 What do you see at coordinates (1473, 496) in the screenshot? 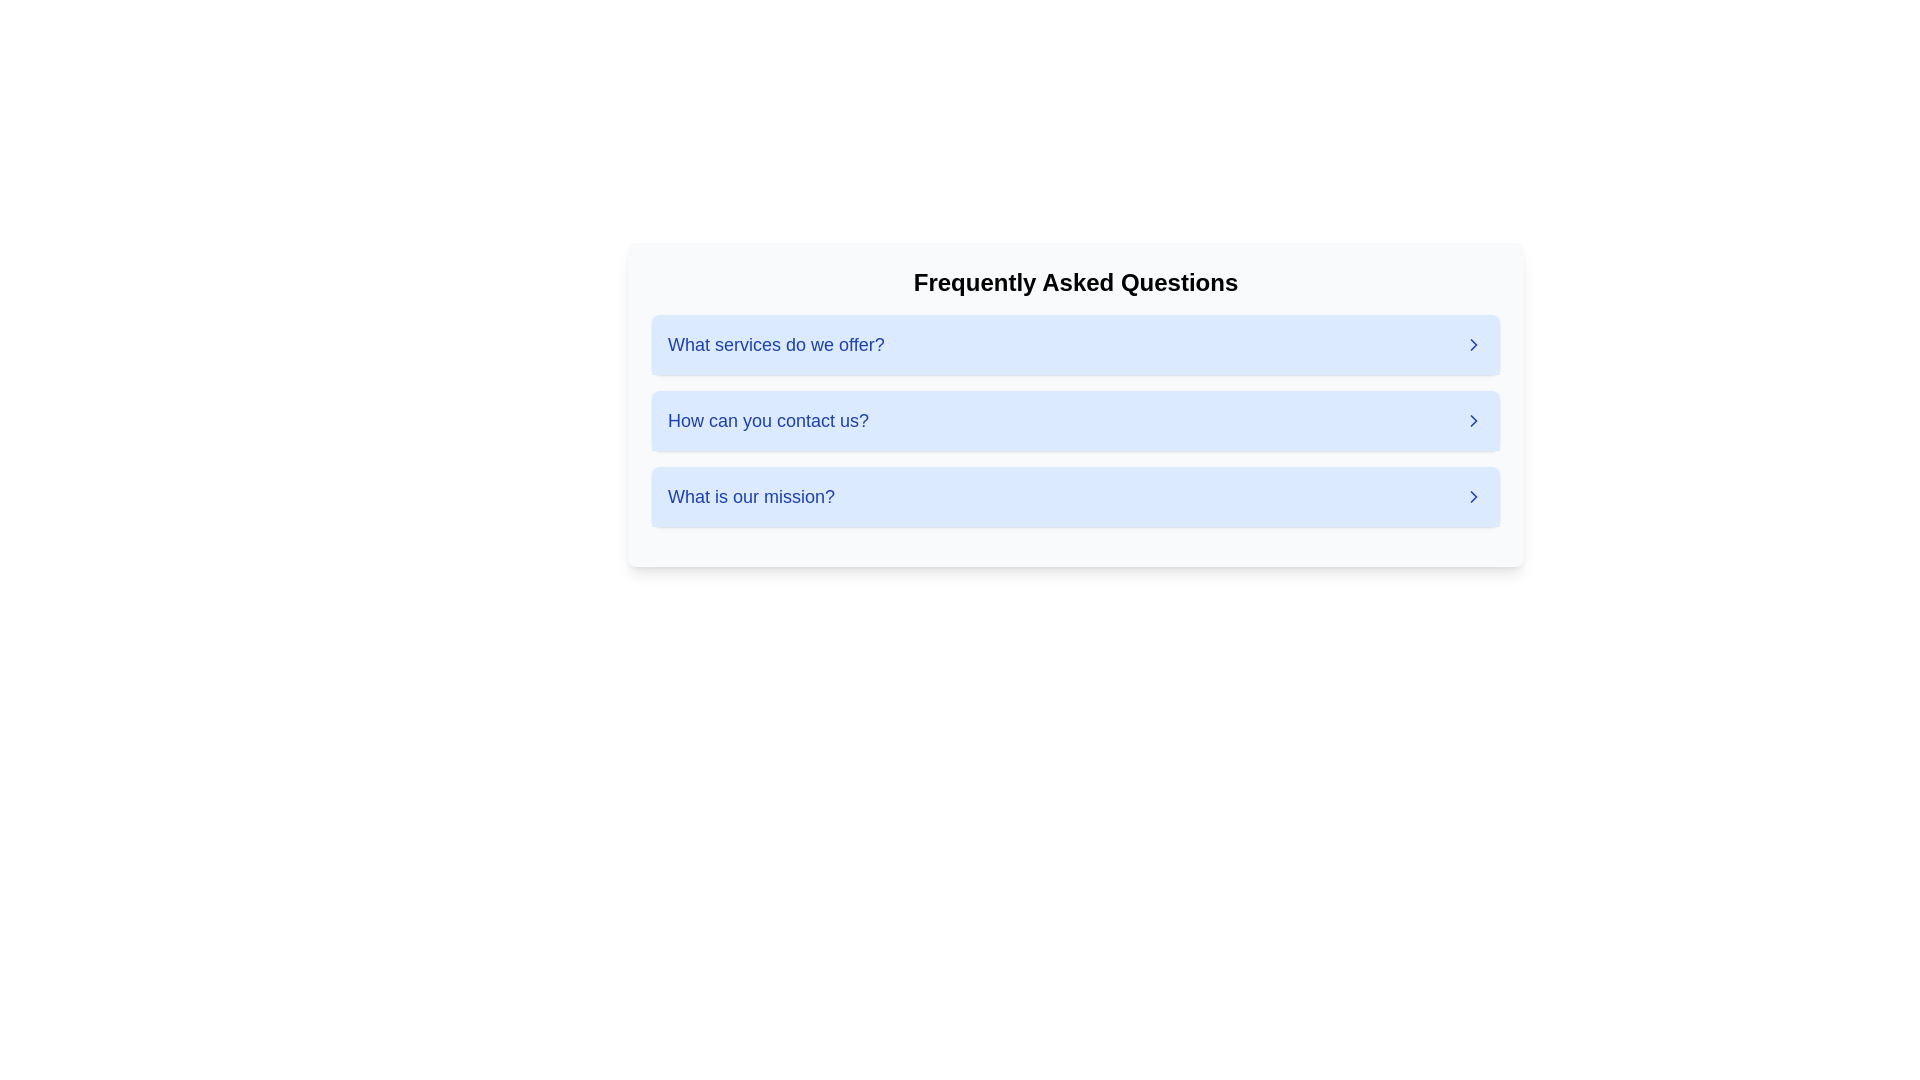
I see `the Chevron Icon located on the far right side of the last row in the Frequently Asked Questions section` at bounding box center [1473, 496].